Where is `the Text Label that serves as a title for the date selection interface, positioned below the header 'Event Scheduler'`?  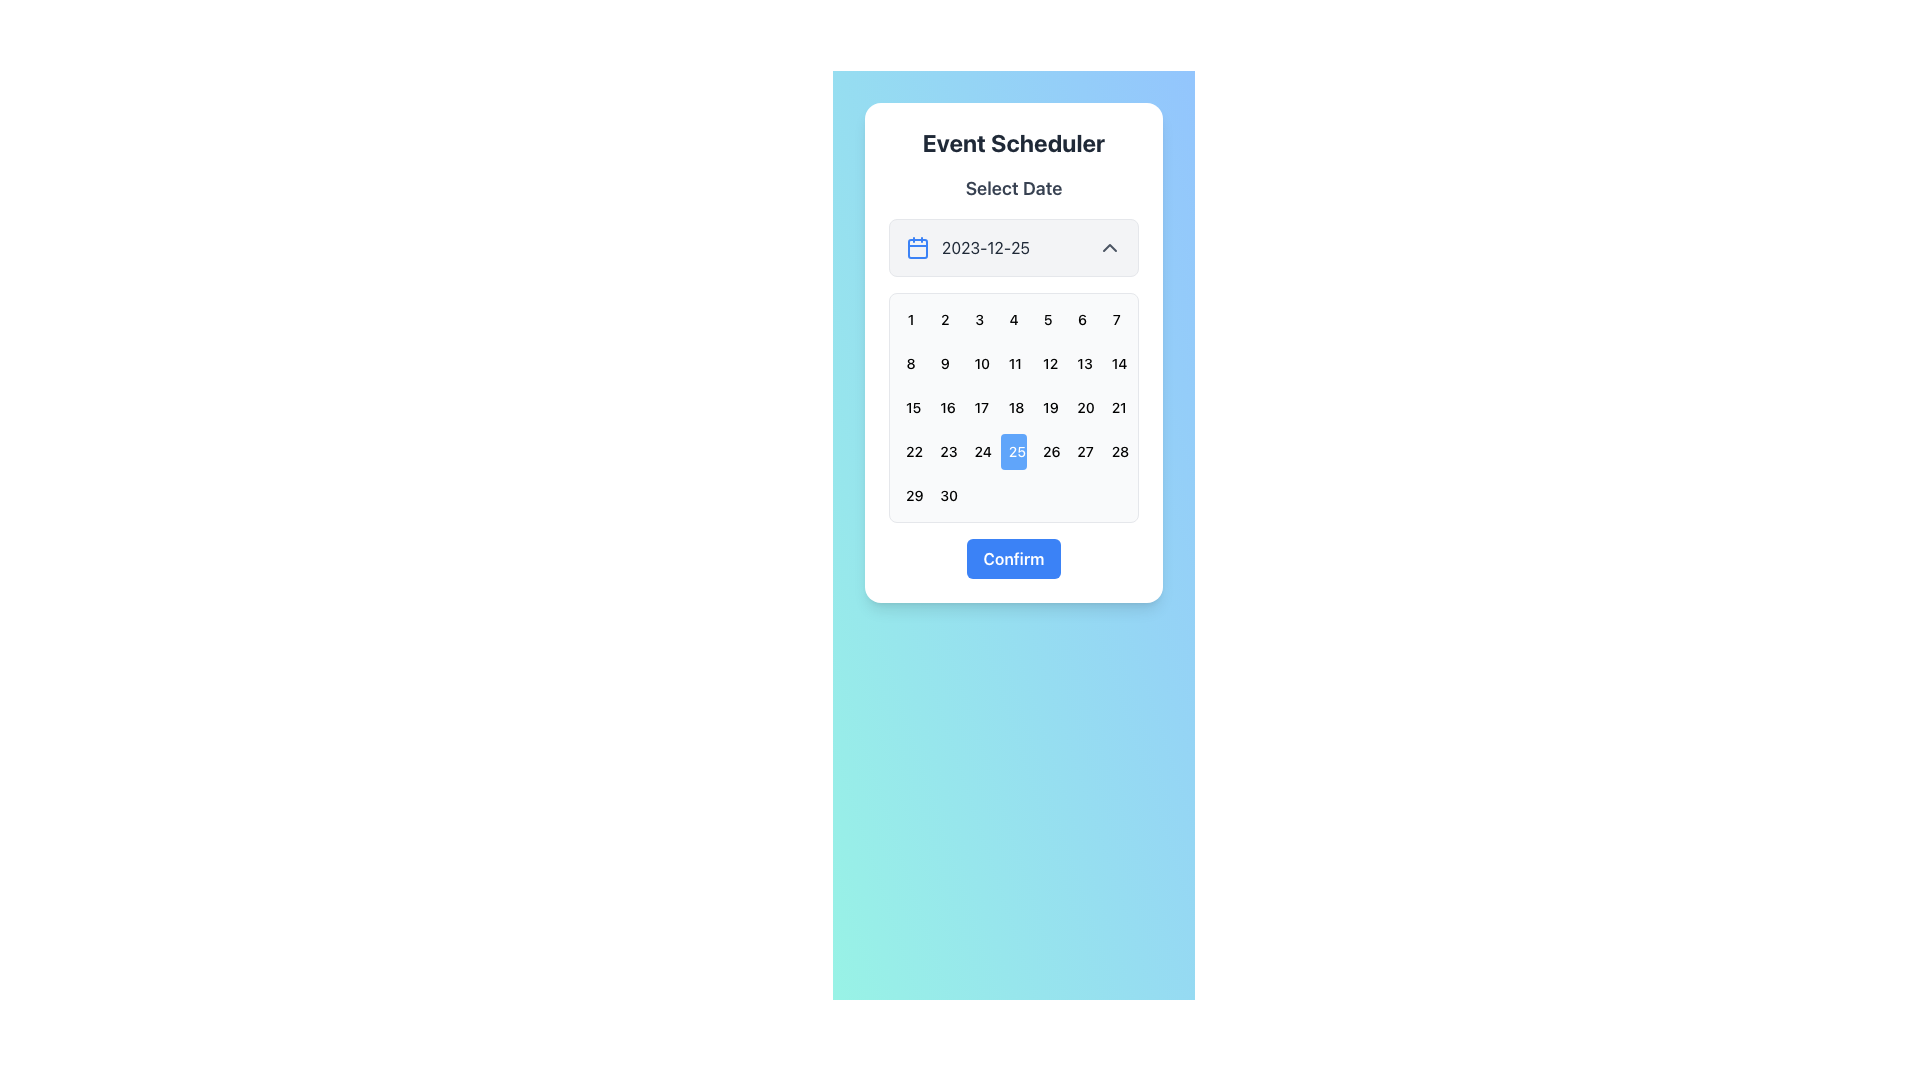
the Text Label that serves as a title for the date selection interface, positioned below the header 'Event Scheduler' is located at coordinates (1013, 189).